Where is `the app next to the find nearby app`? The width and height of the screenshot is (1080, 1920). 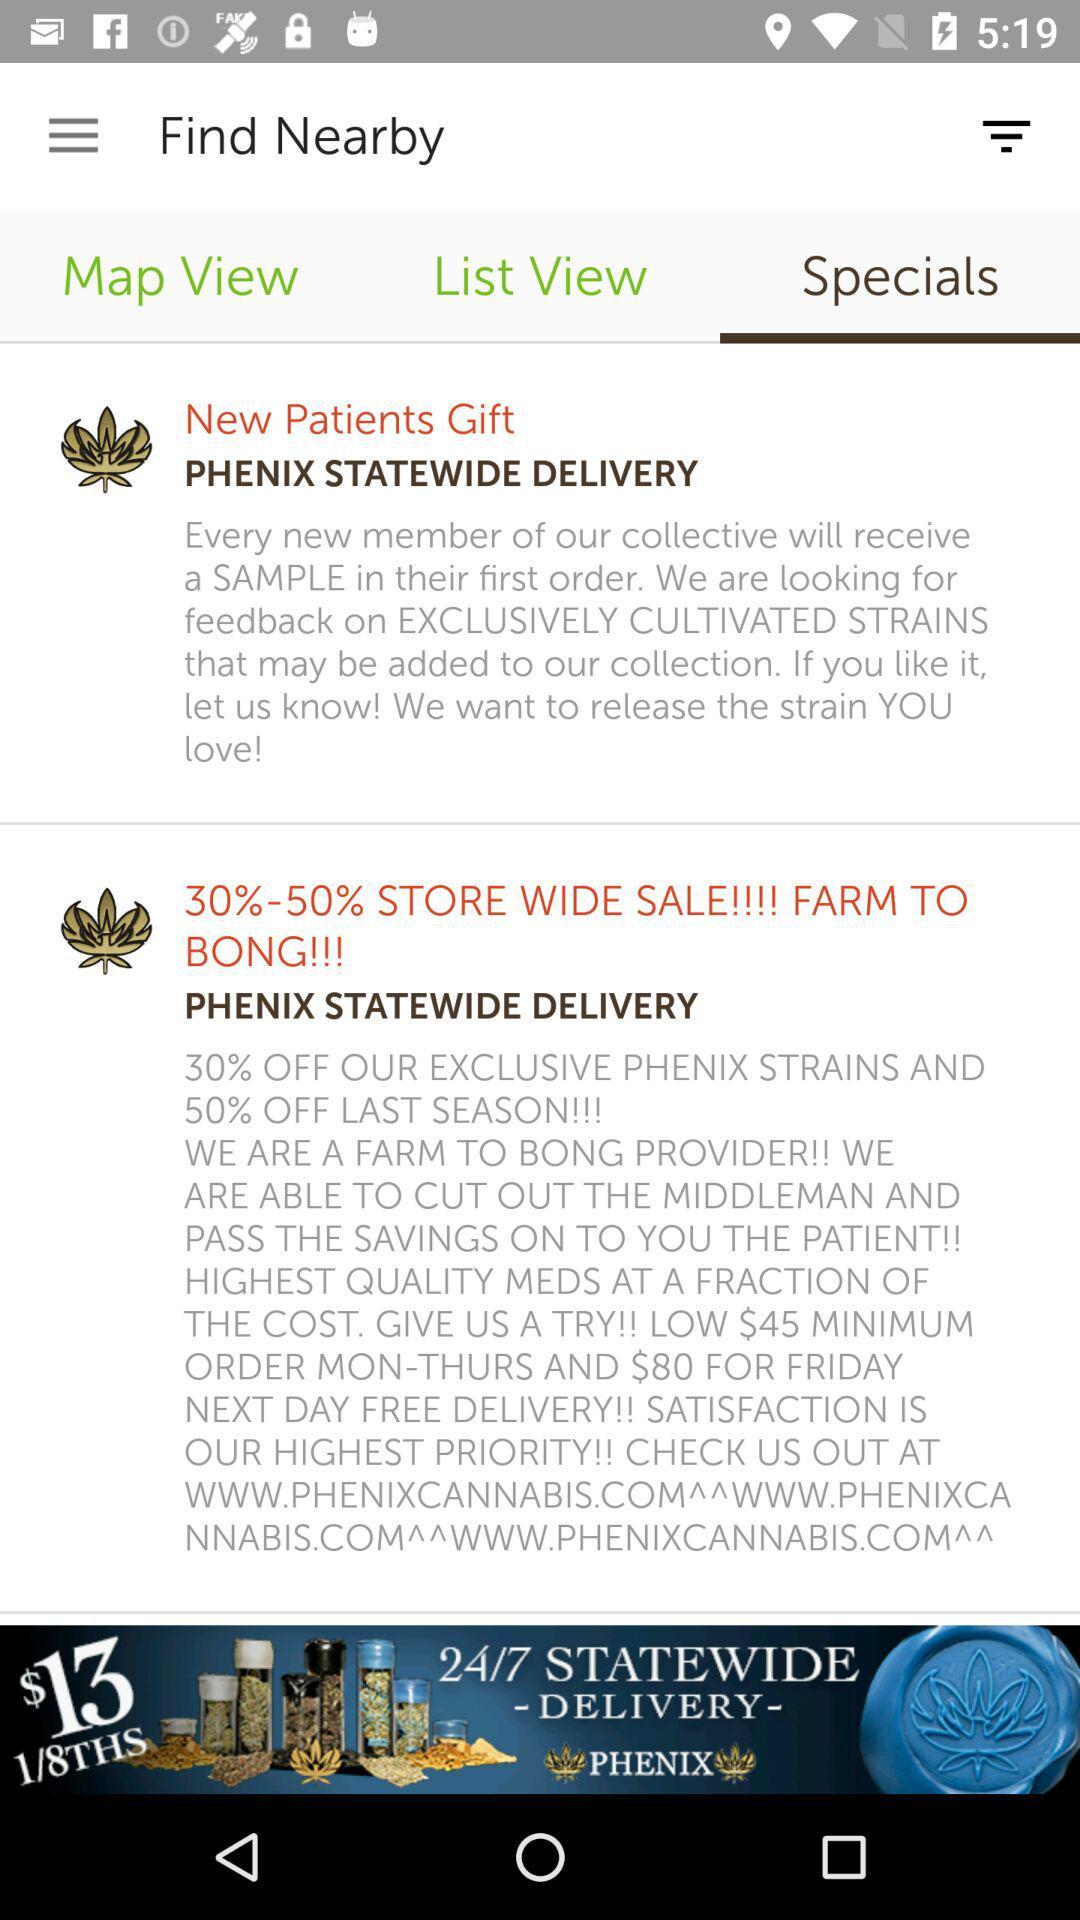 the app next to the find nearby app is located at coordinates (72, 135).